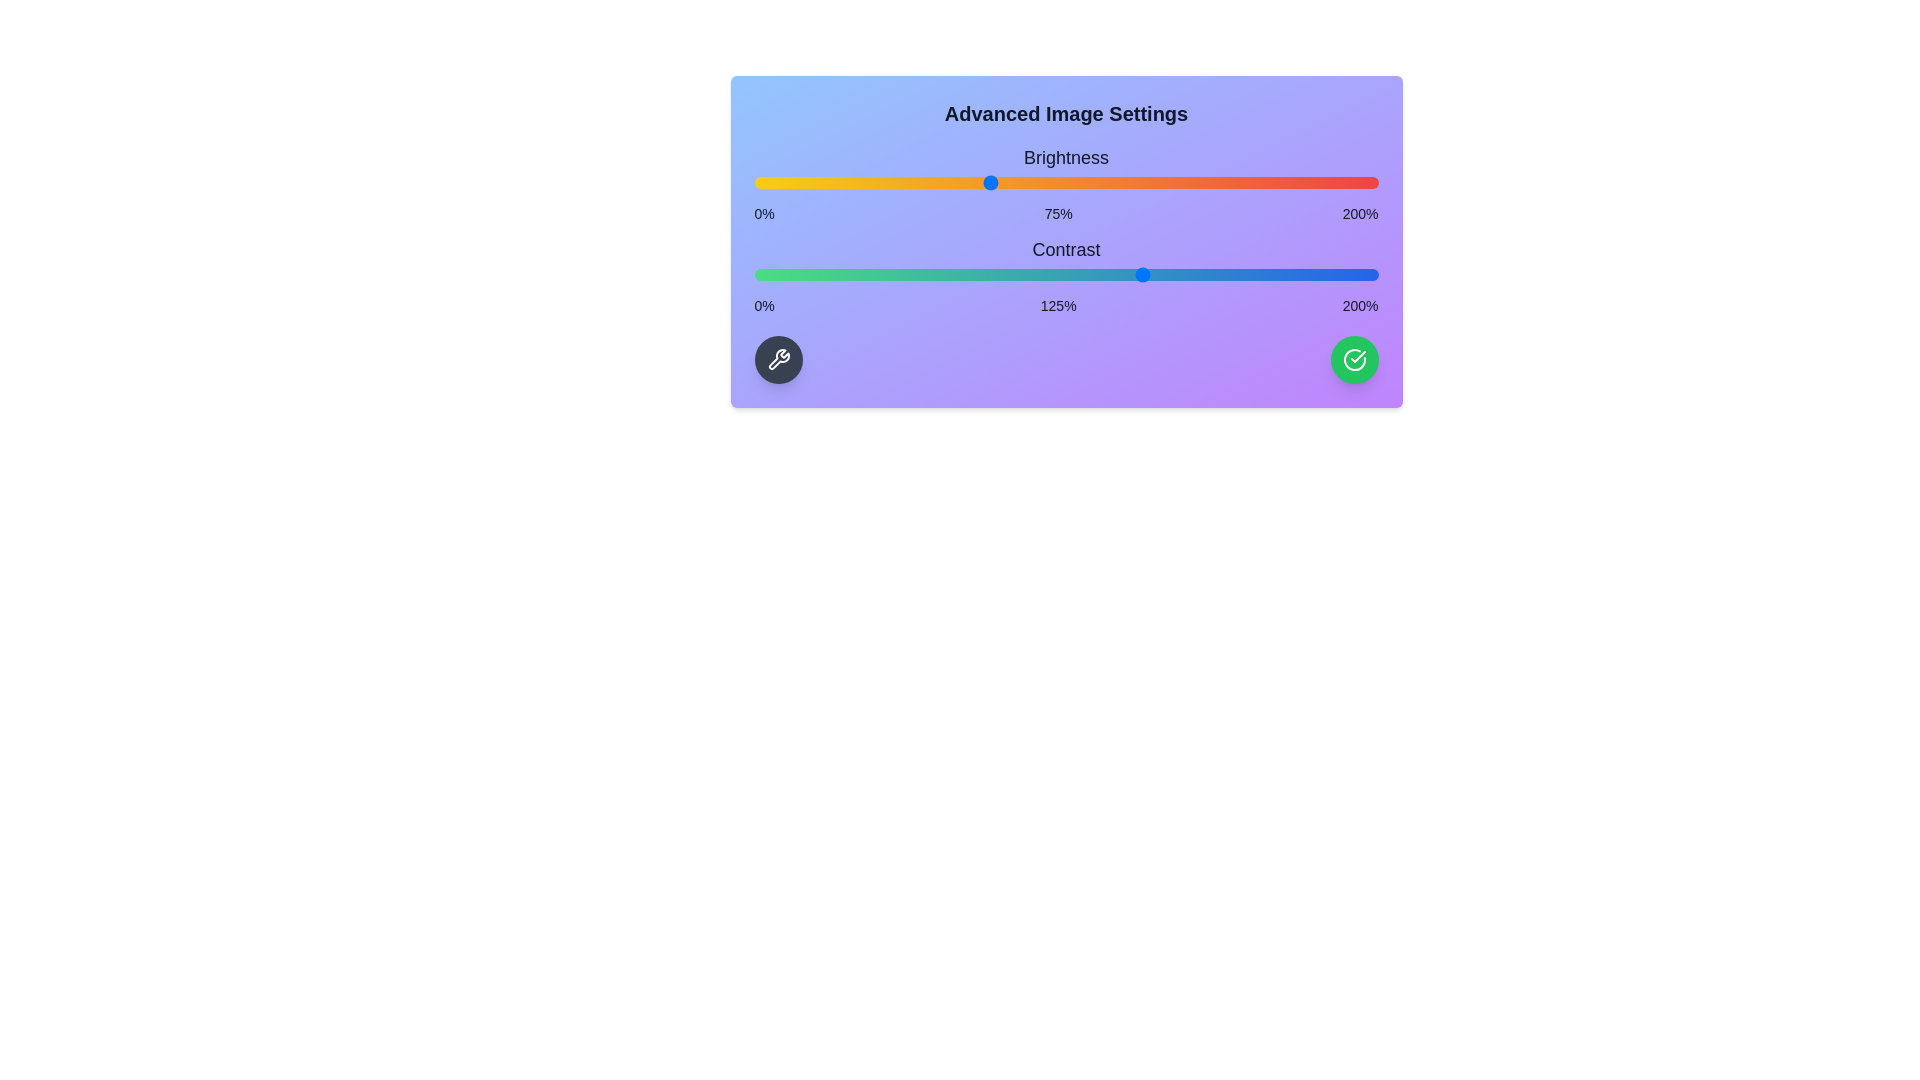  What do you see at coordinates (1359, 274) in the screenshot?
I see `the contrast slider to 194%` at bounding box center [1359, 274].